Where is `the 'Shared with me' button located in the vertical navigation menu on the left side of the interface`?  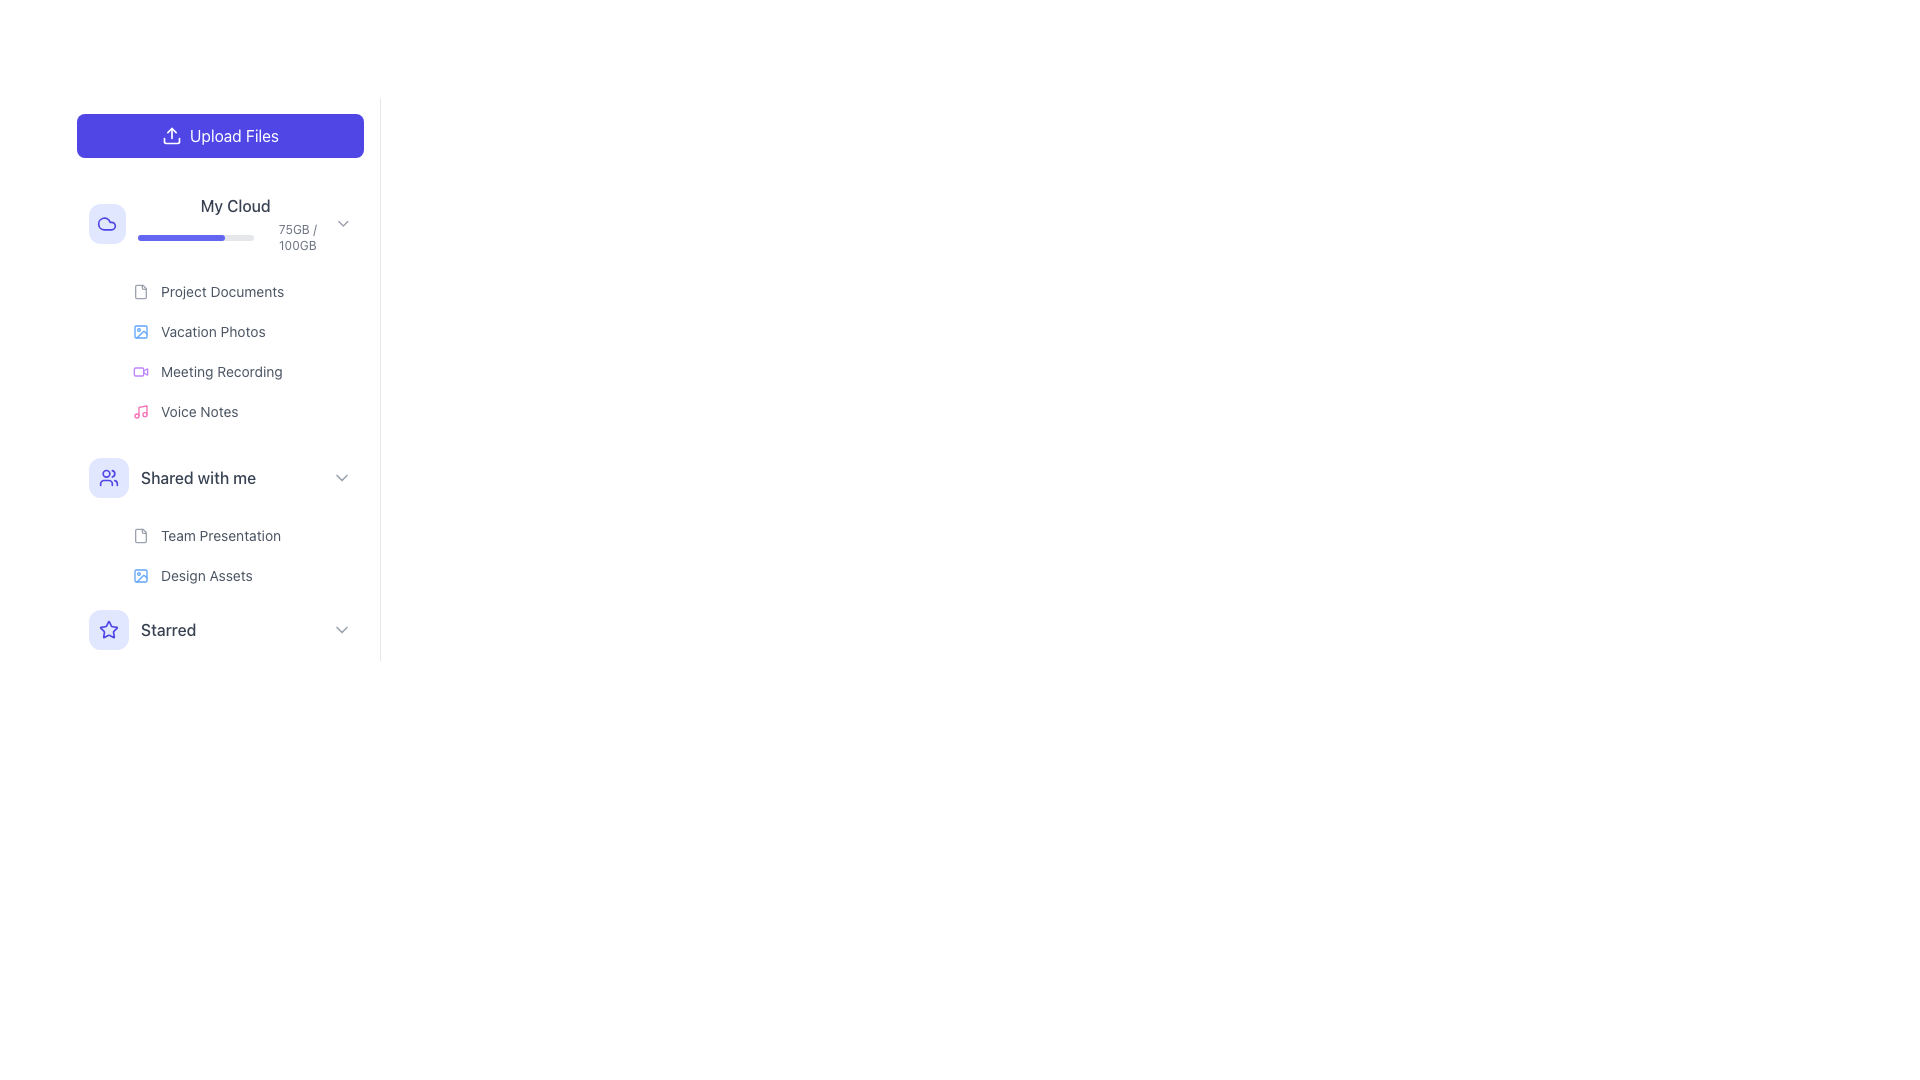
the 'Shared with me' button located in the vertical navigation menu on the left side of the interface is located at coordinates (220, 478).